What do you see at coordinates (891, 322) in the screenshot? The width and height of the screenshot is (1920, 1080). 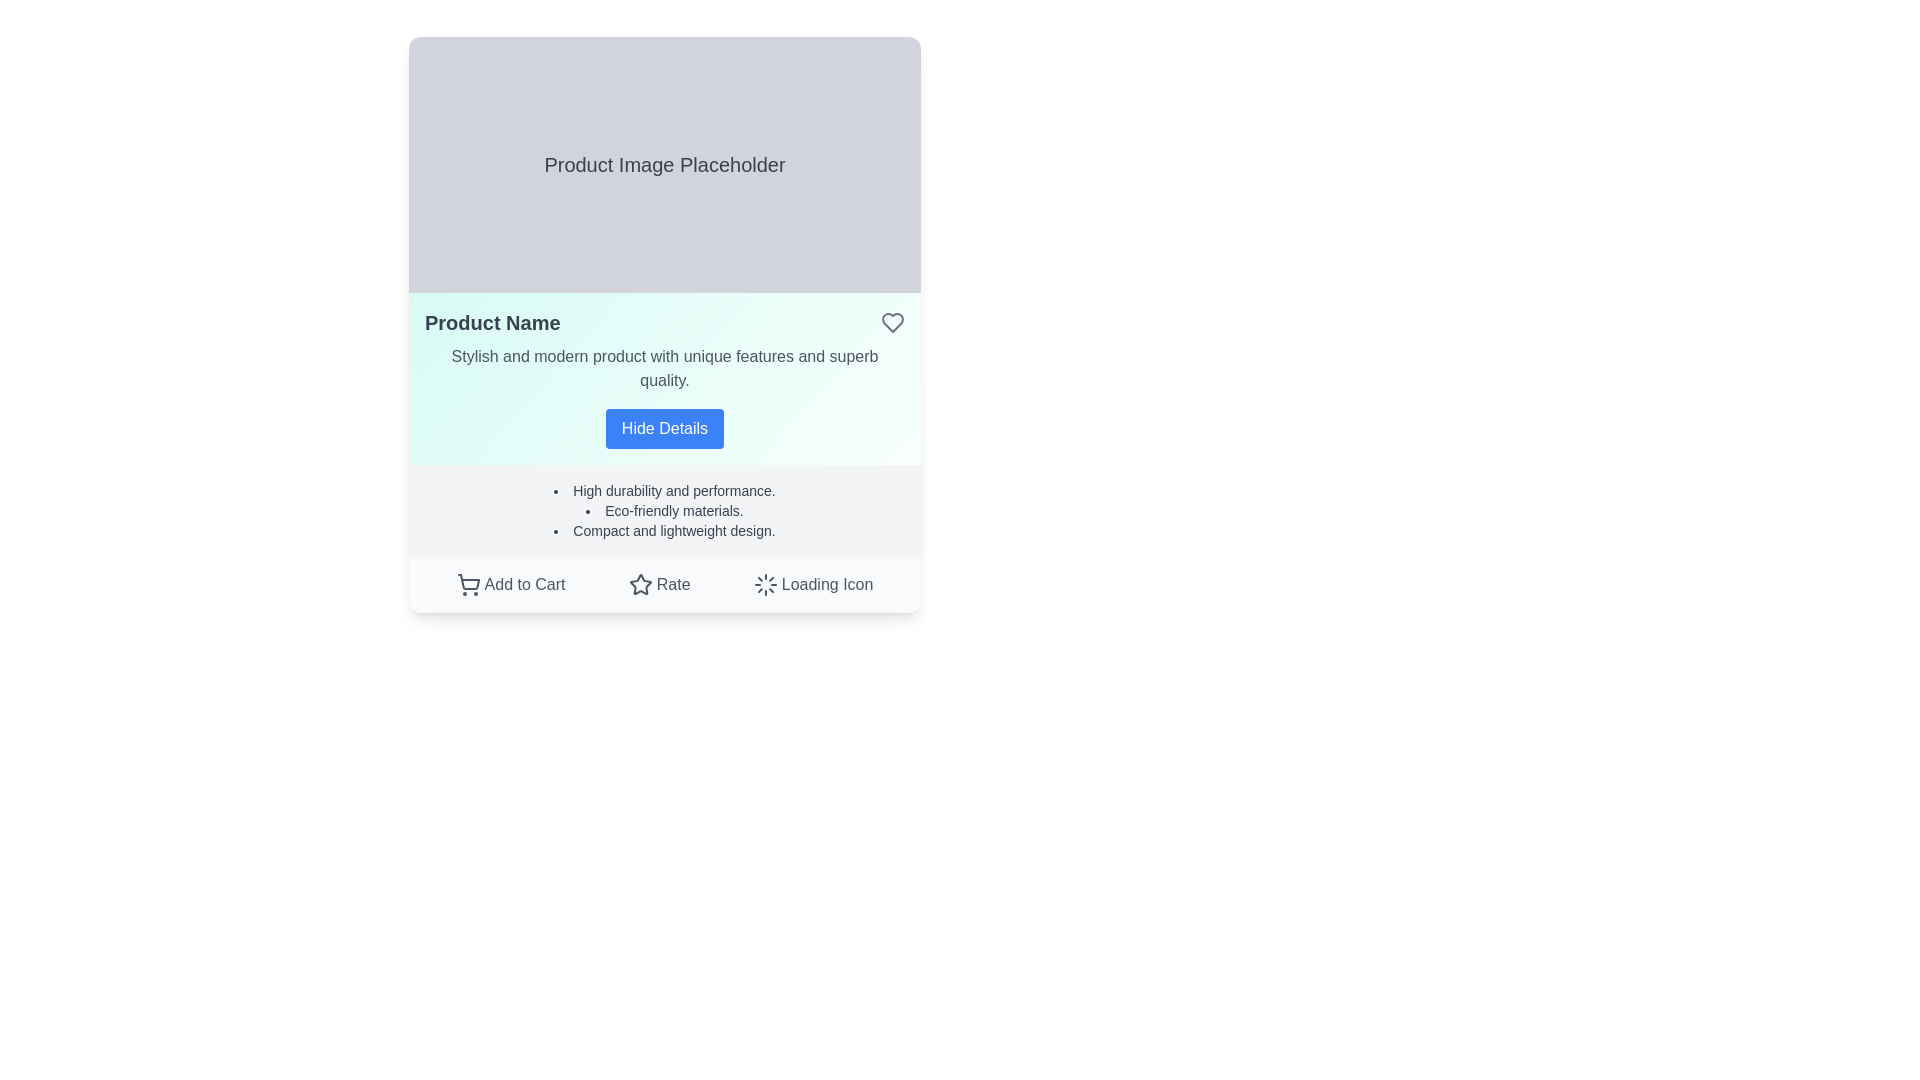 I see `the 'favorite' or 'wishlist' icon located` at bounding box center [891, 322].